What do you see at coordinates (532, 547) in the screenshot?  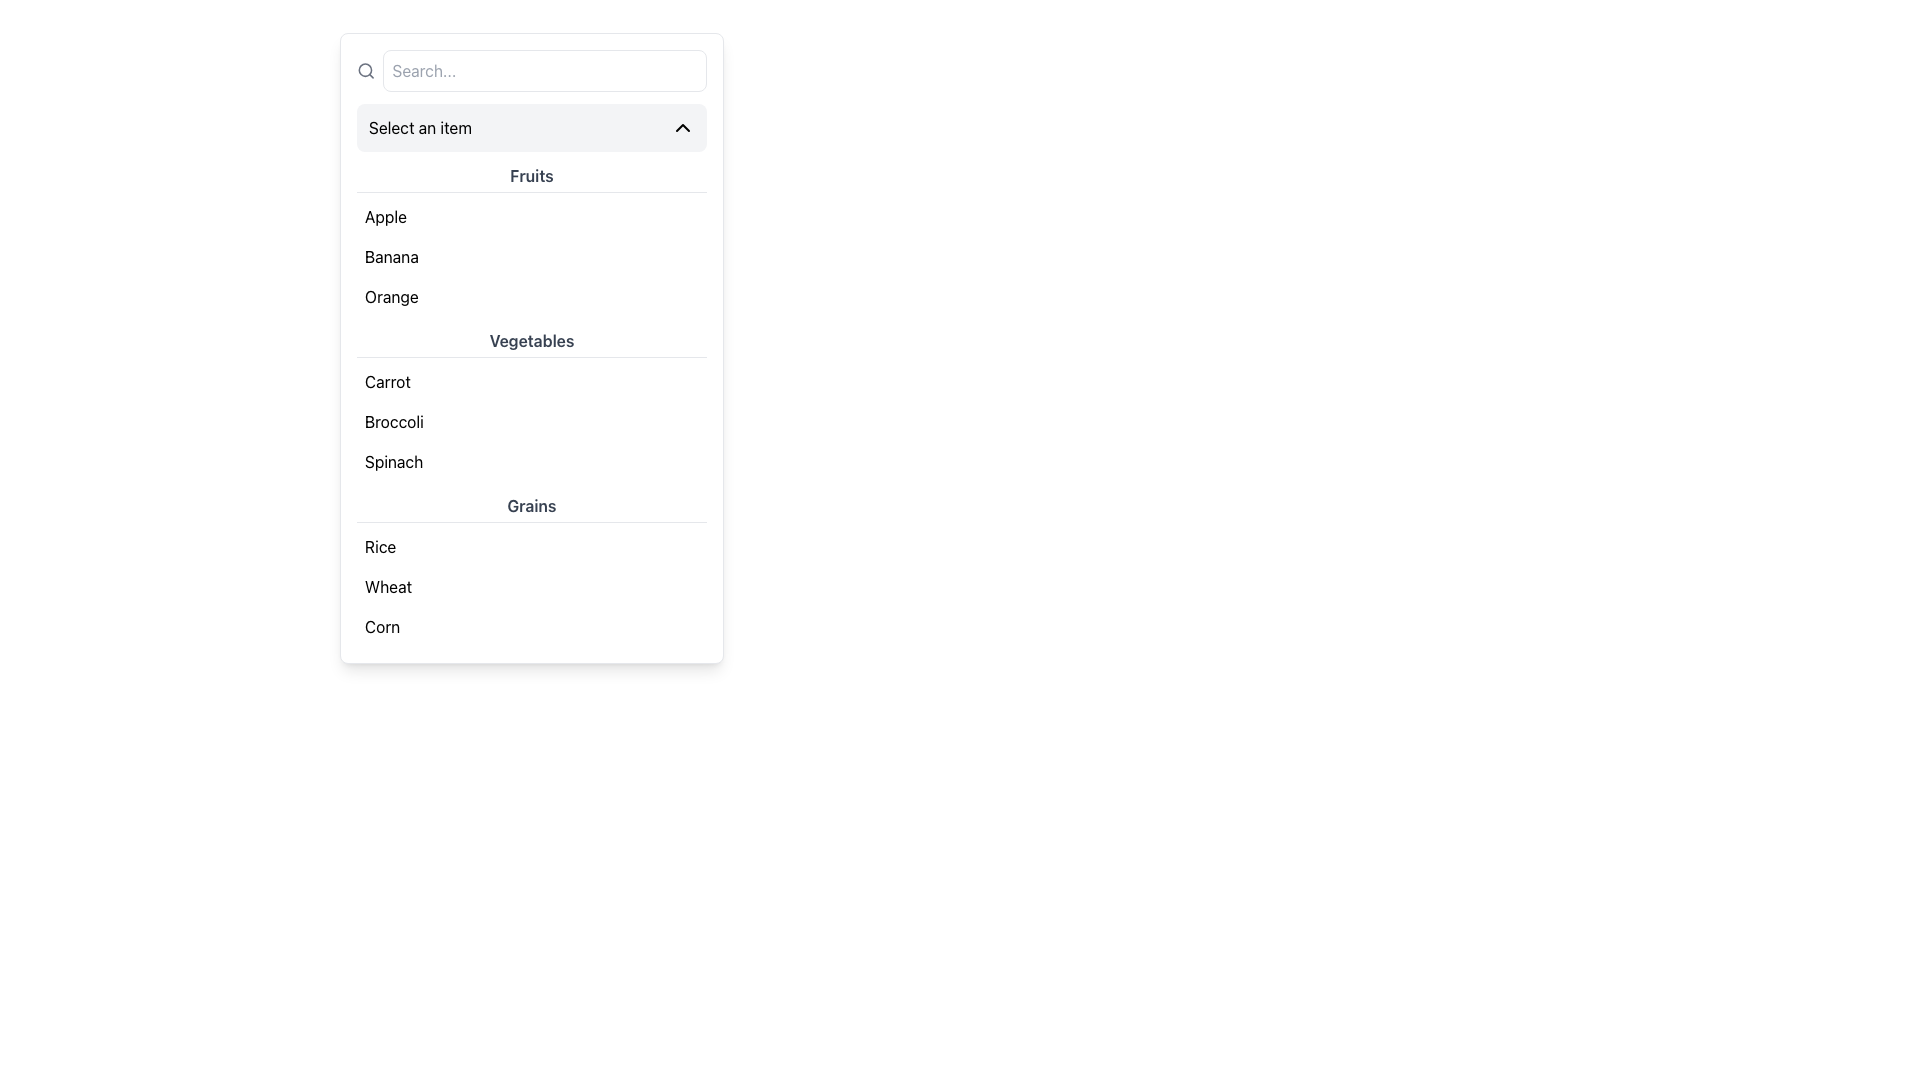 I see `the first visible list item for 'Rice' in the 'Grains' section of the menu panel` at bounding box center [532, 547].